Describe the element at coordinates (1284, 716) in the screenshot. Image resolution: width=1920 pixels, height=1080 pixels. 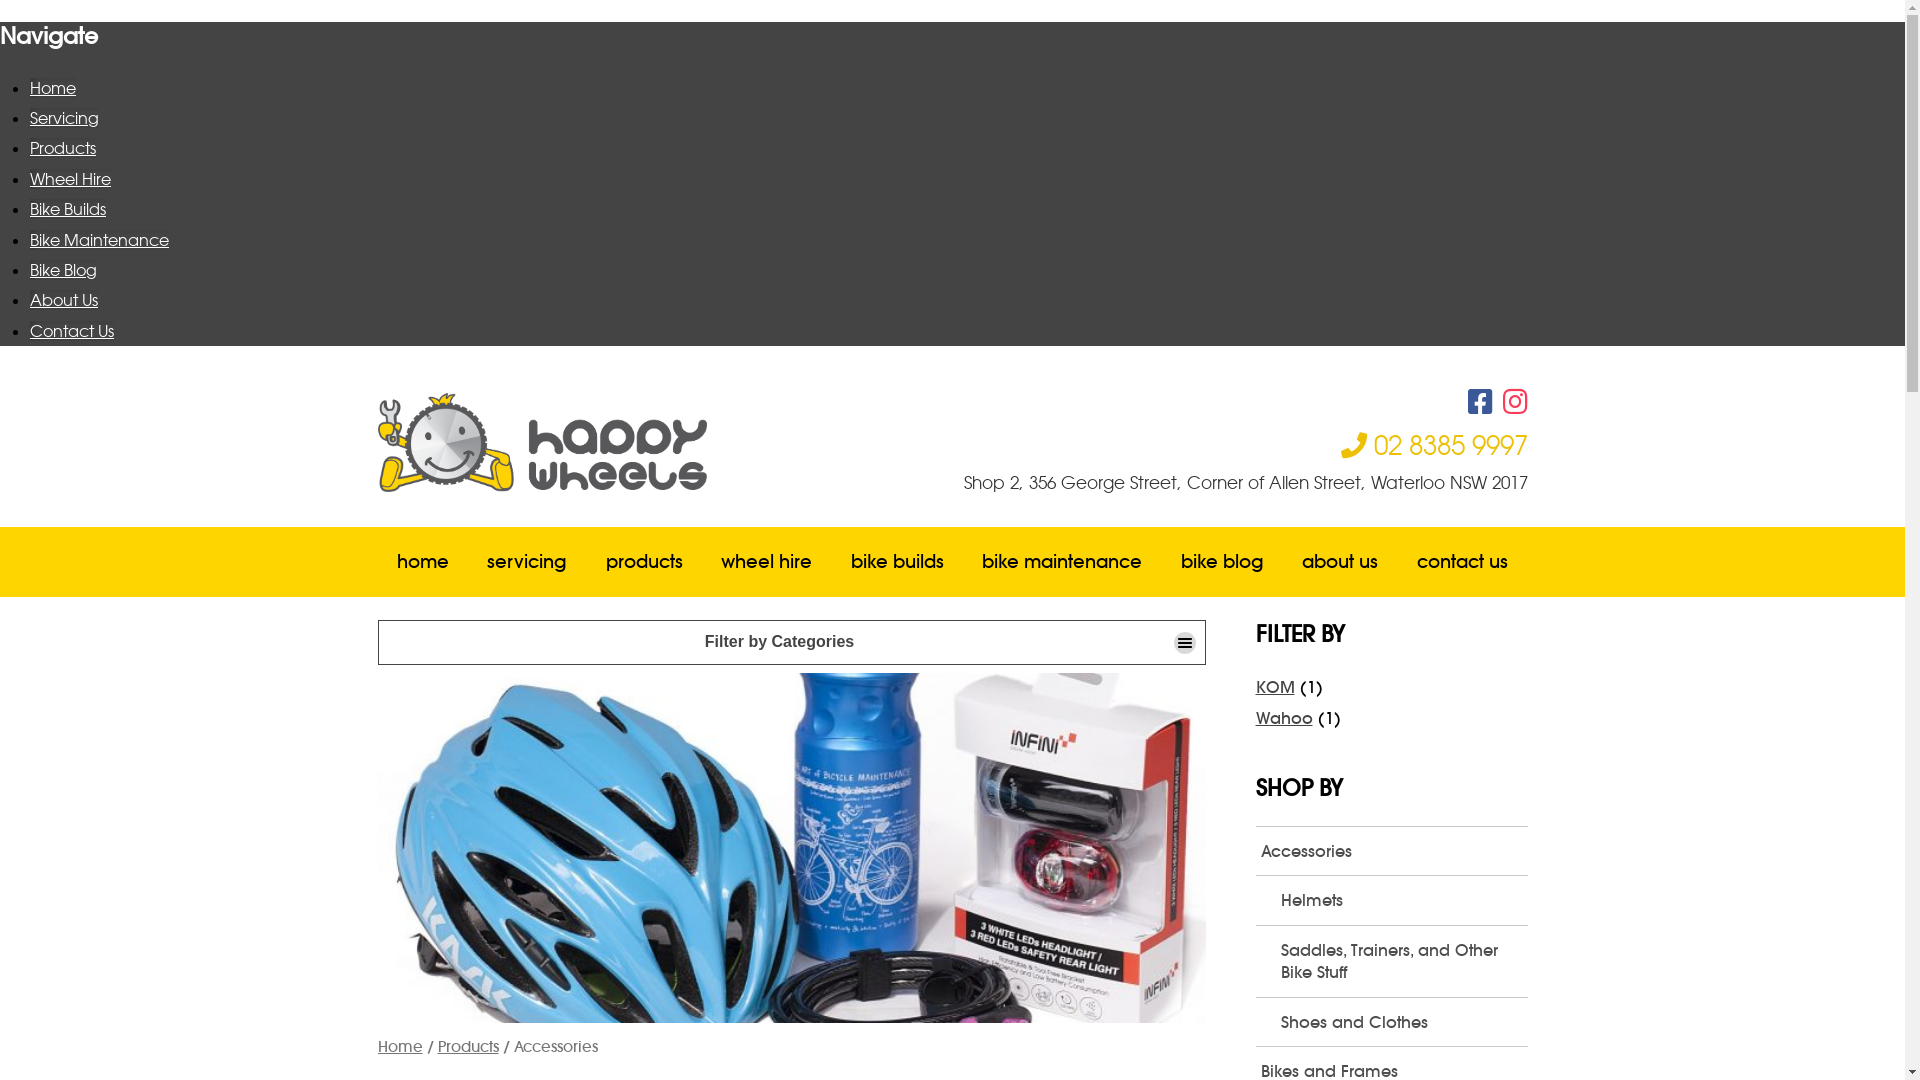
I see `'Wahoo'` at that location.